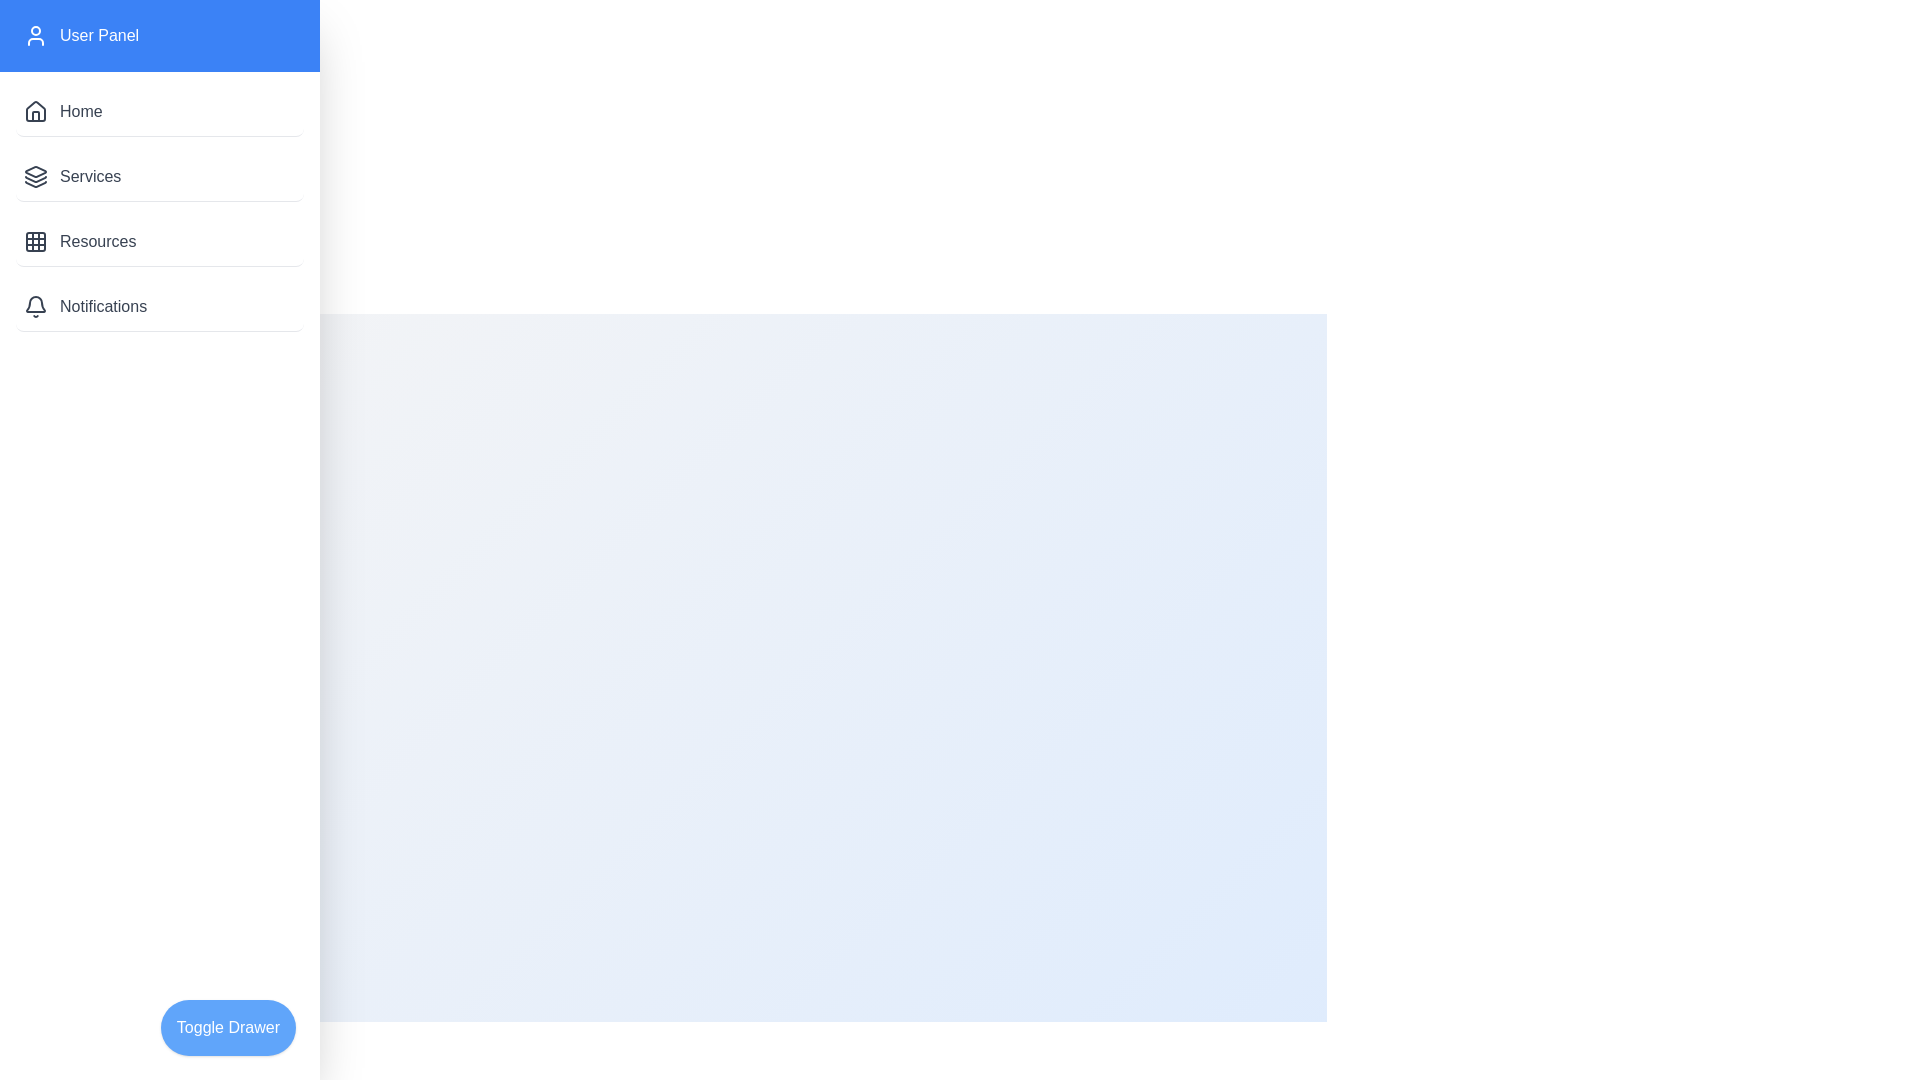 The width and height of the screenshot is (1920, 1080). What do you see at coordinates (158, 176) in the screenshot?
I see `the menu item Services in the drawer` at bounding box center [158, 176].